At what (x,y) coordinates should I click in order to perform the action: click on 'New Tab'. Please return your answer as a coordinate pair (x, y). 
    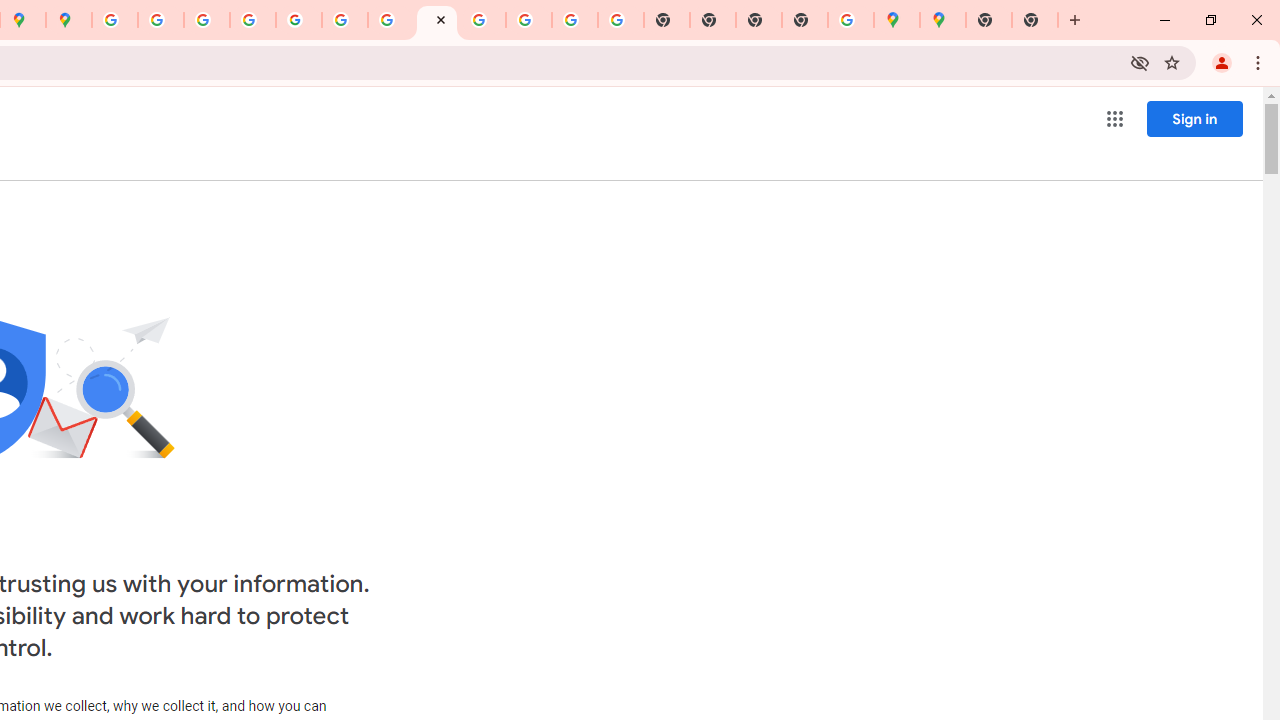
    Looking at the image, I should click on (989, 20).